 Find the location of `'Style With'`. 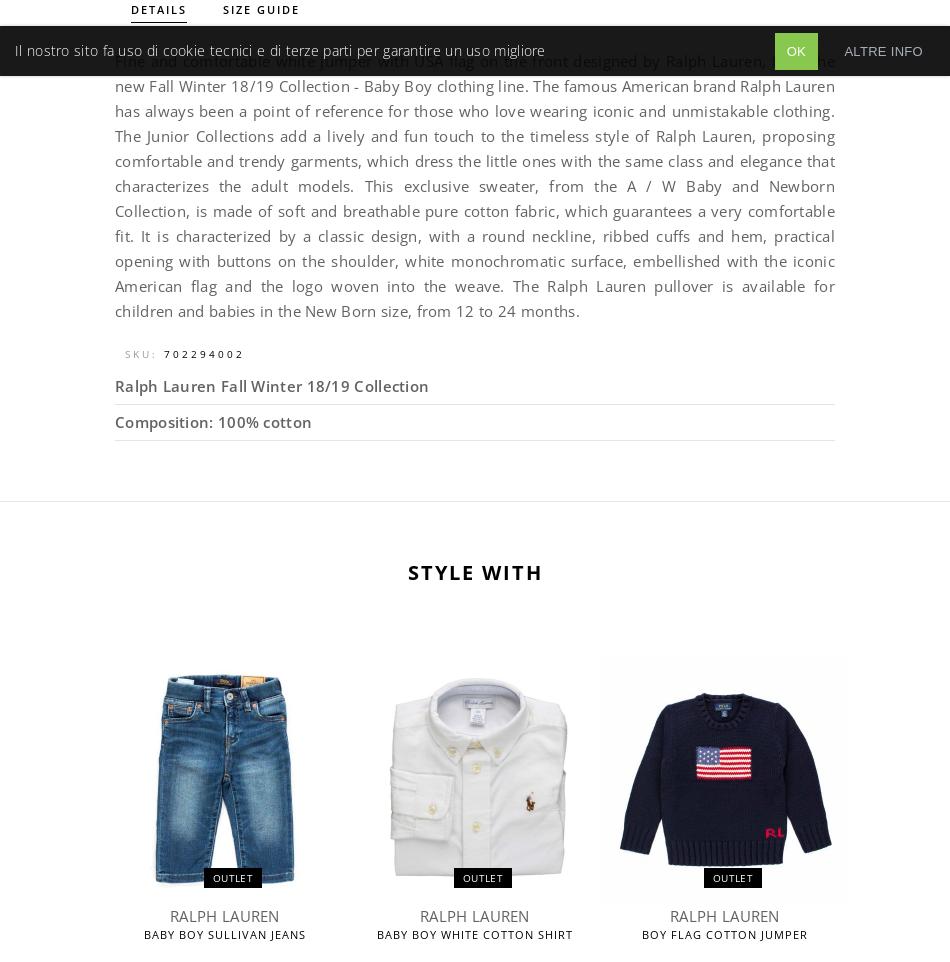

'Style With' is located at coordinates (473, 571).